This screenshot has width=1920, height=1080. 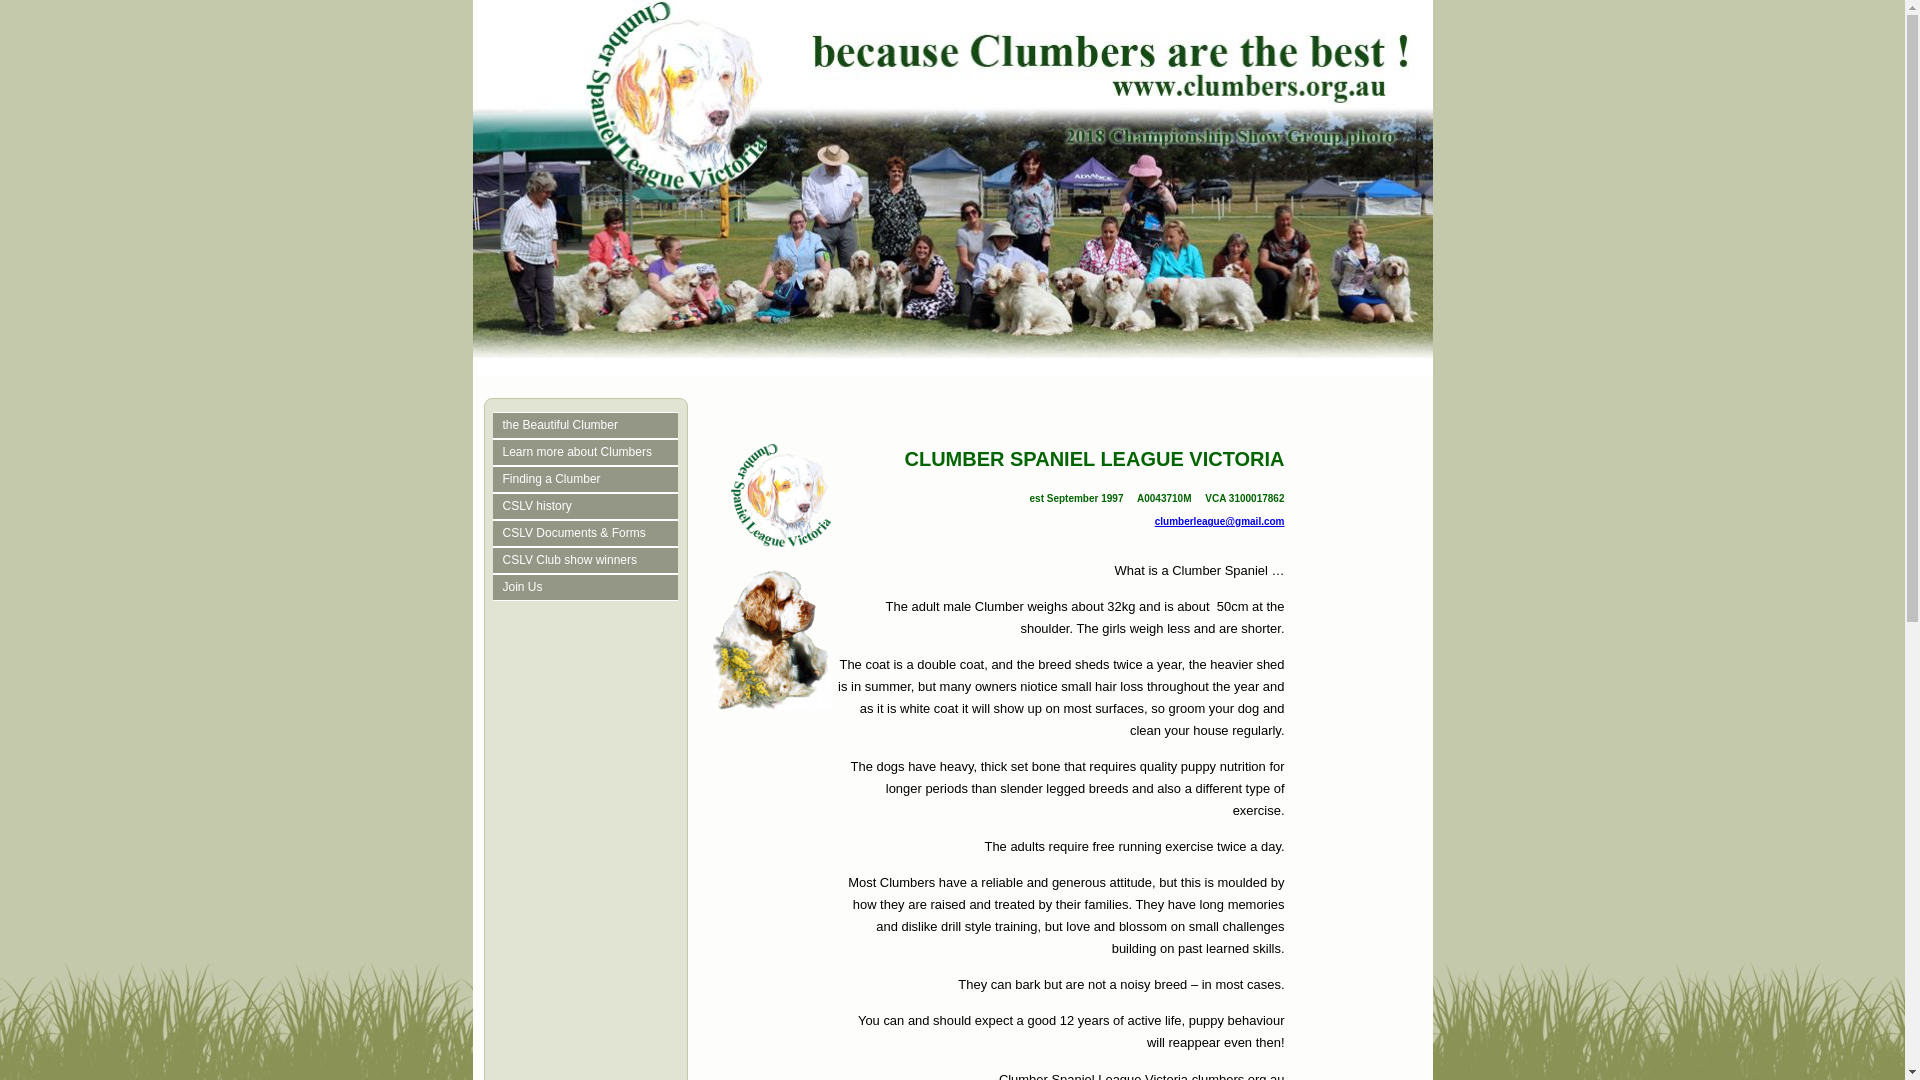 What do you see at coordinates (588, 424) in the screenshot?
I see `'the Beautiful Clumber'` at bounding box center [588, 424].